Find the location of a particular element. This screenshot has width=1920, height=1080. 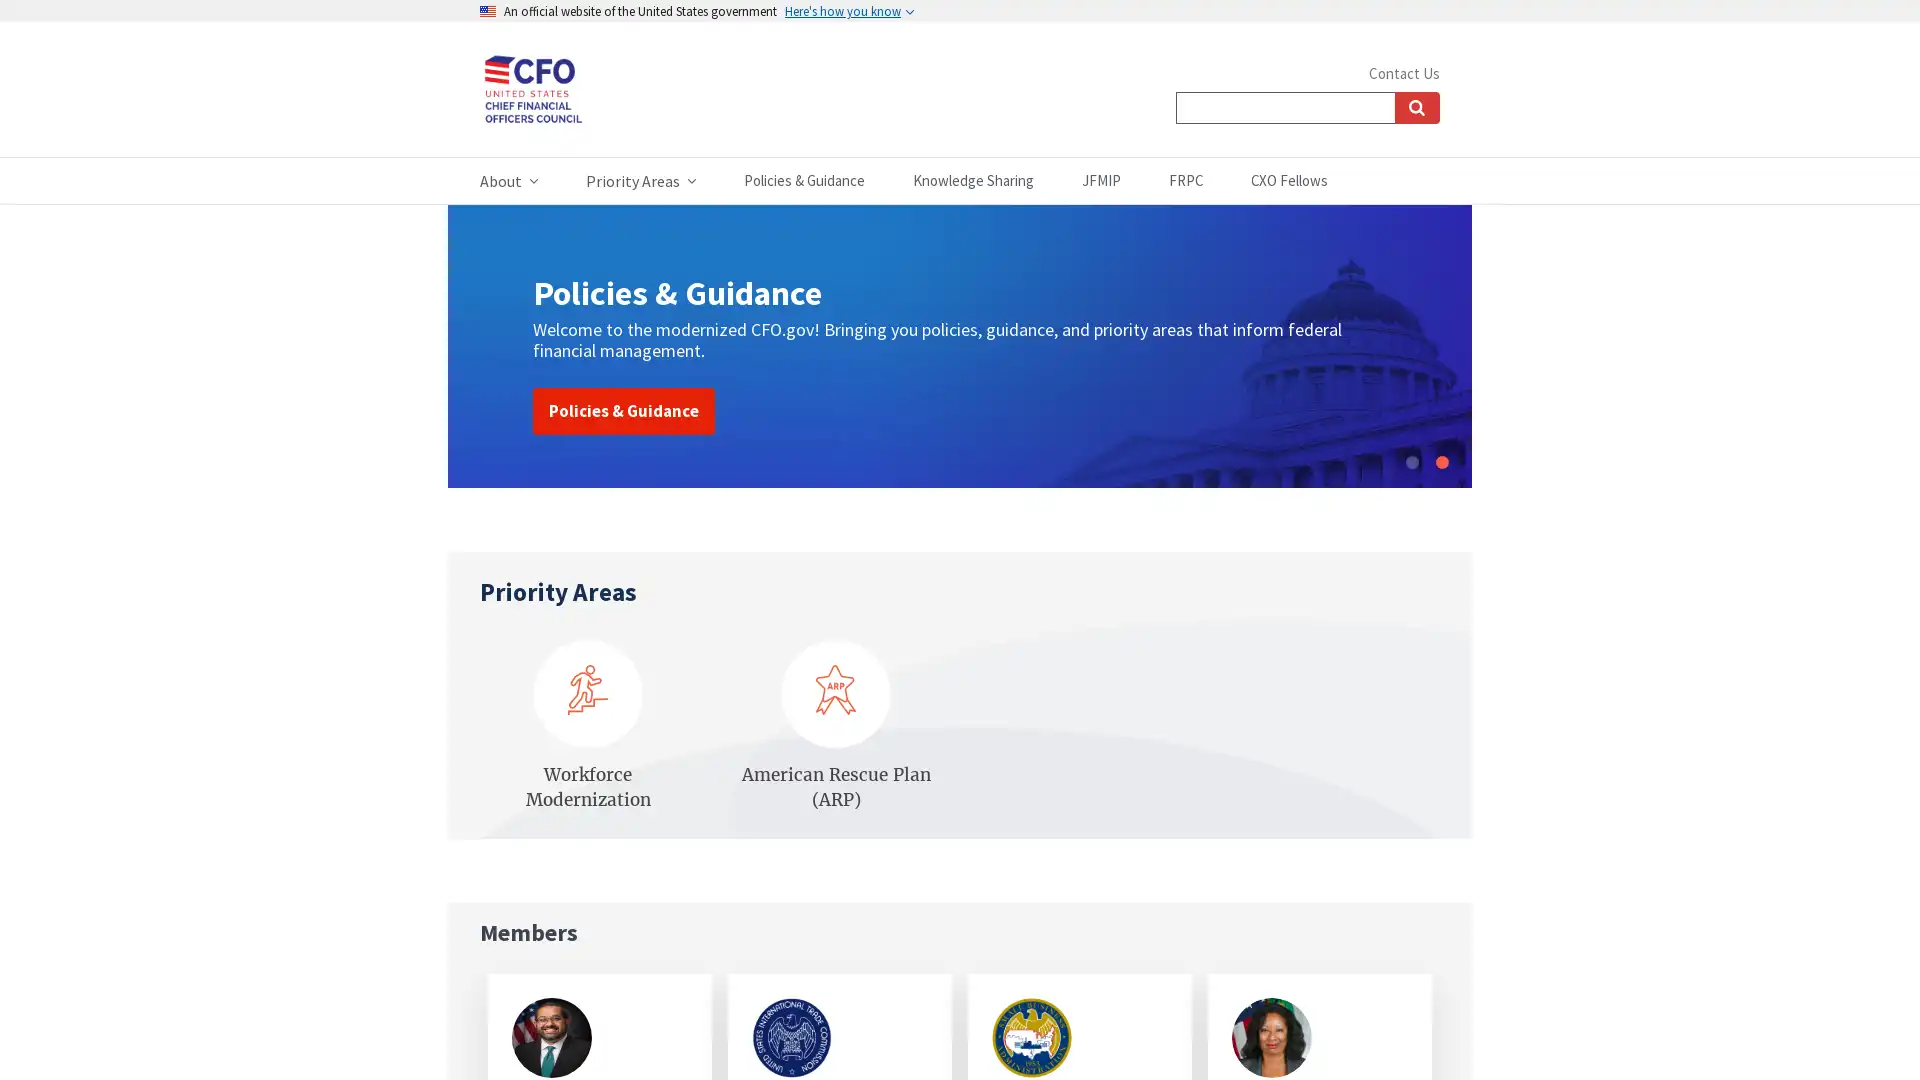

Slide: 2 is located at coordinates (1441, 462).